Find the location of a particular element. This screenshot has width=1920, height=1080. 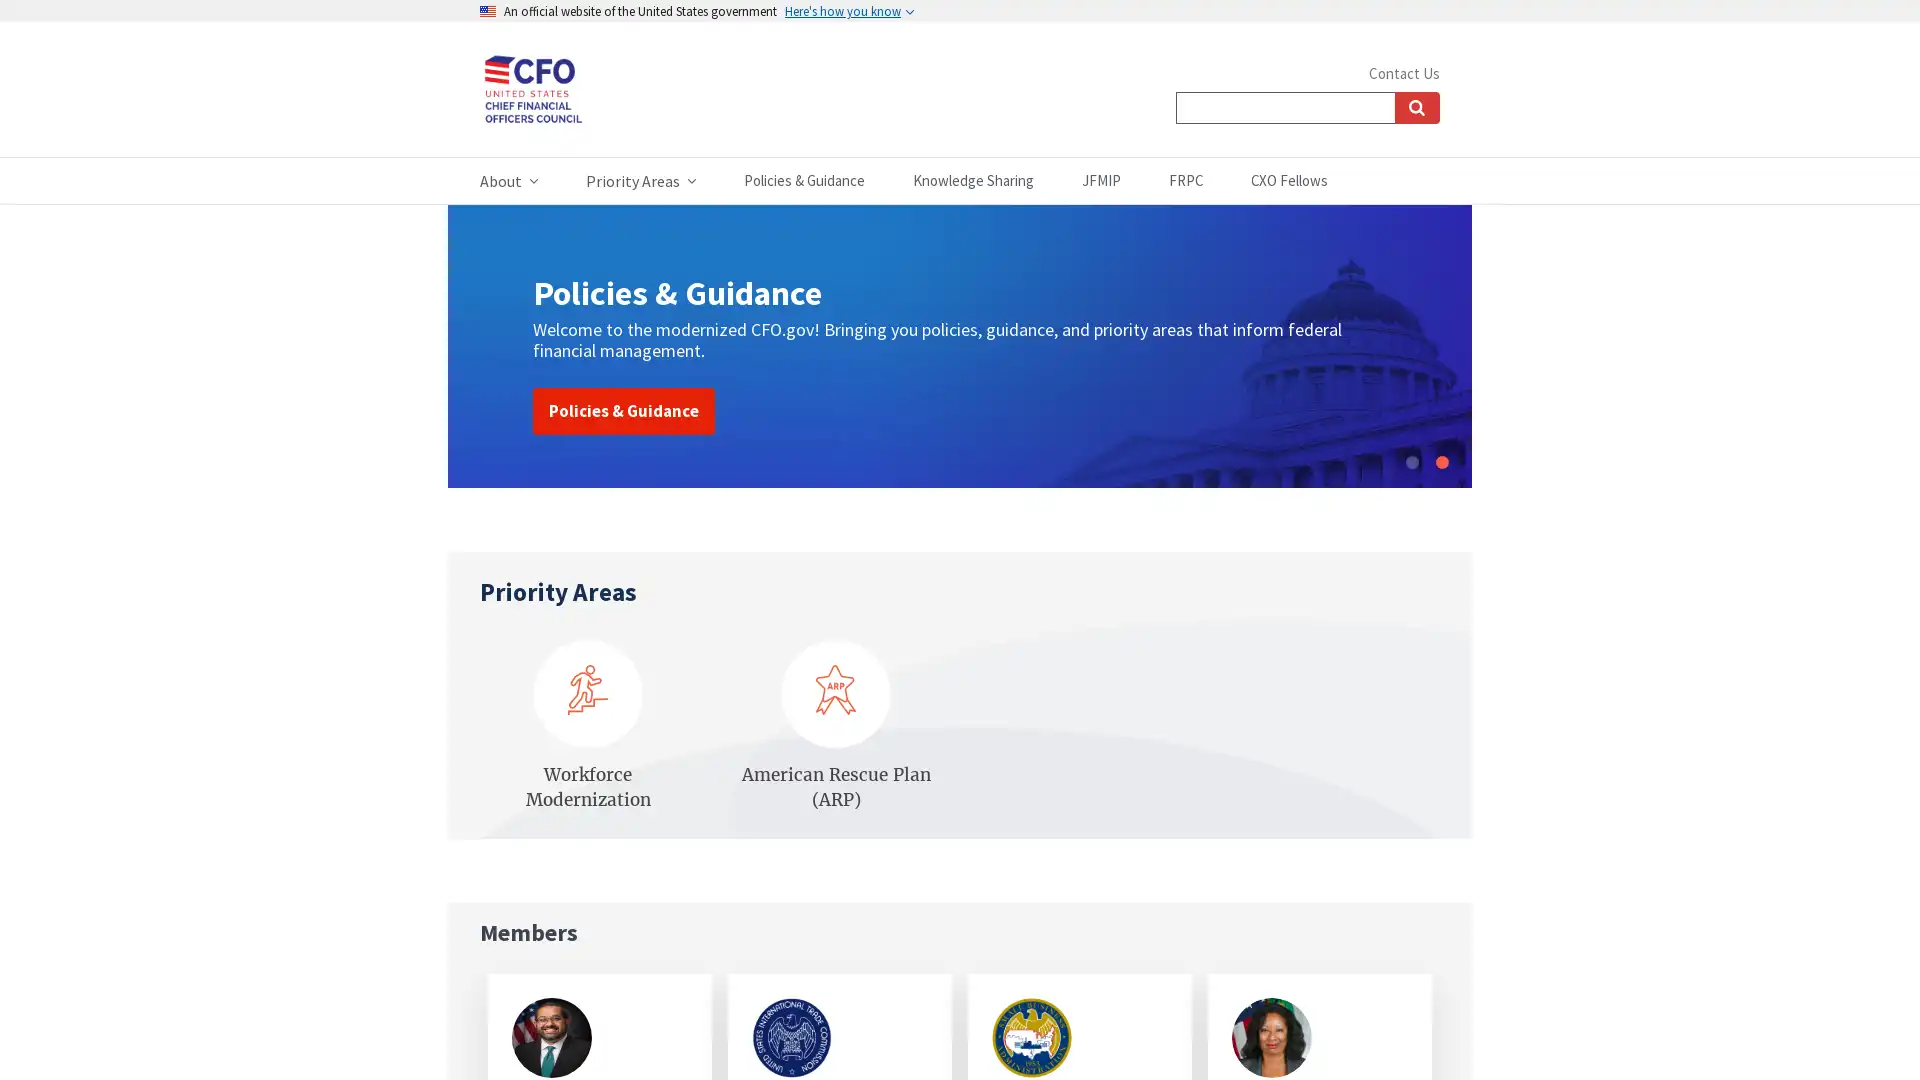

Slide: 2 is located at coordinates (1441, 462).